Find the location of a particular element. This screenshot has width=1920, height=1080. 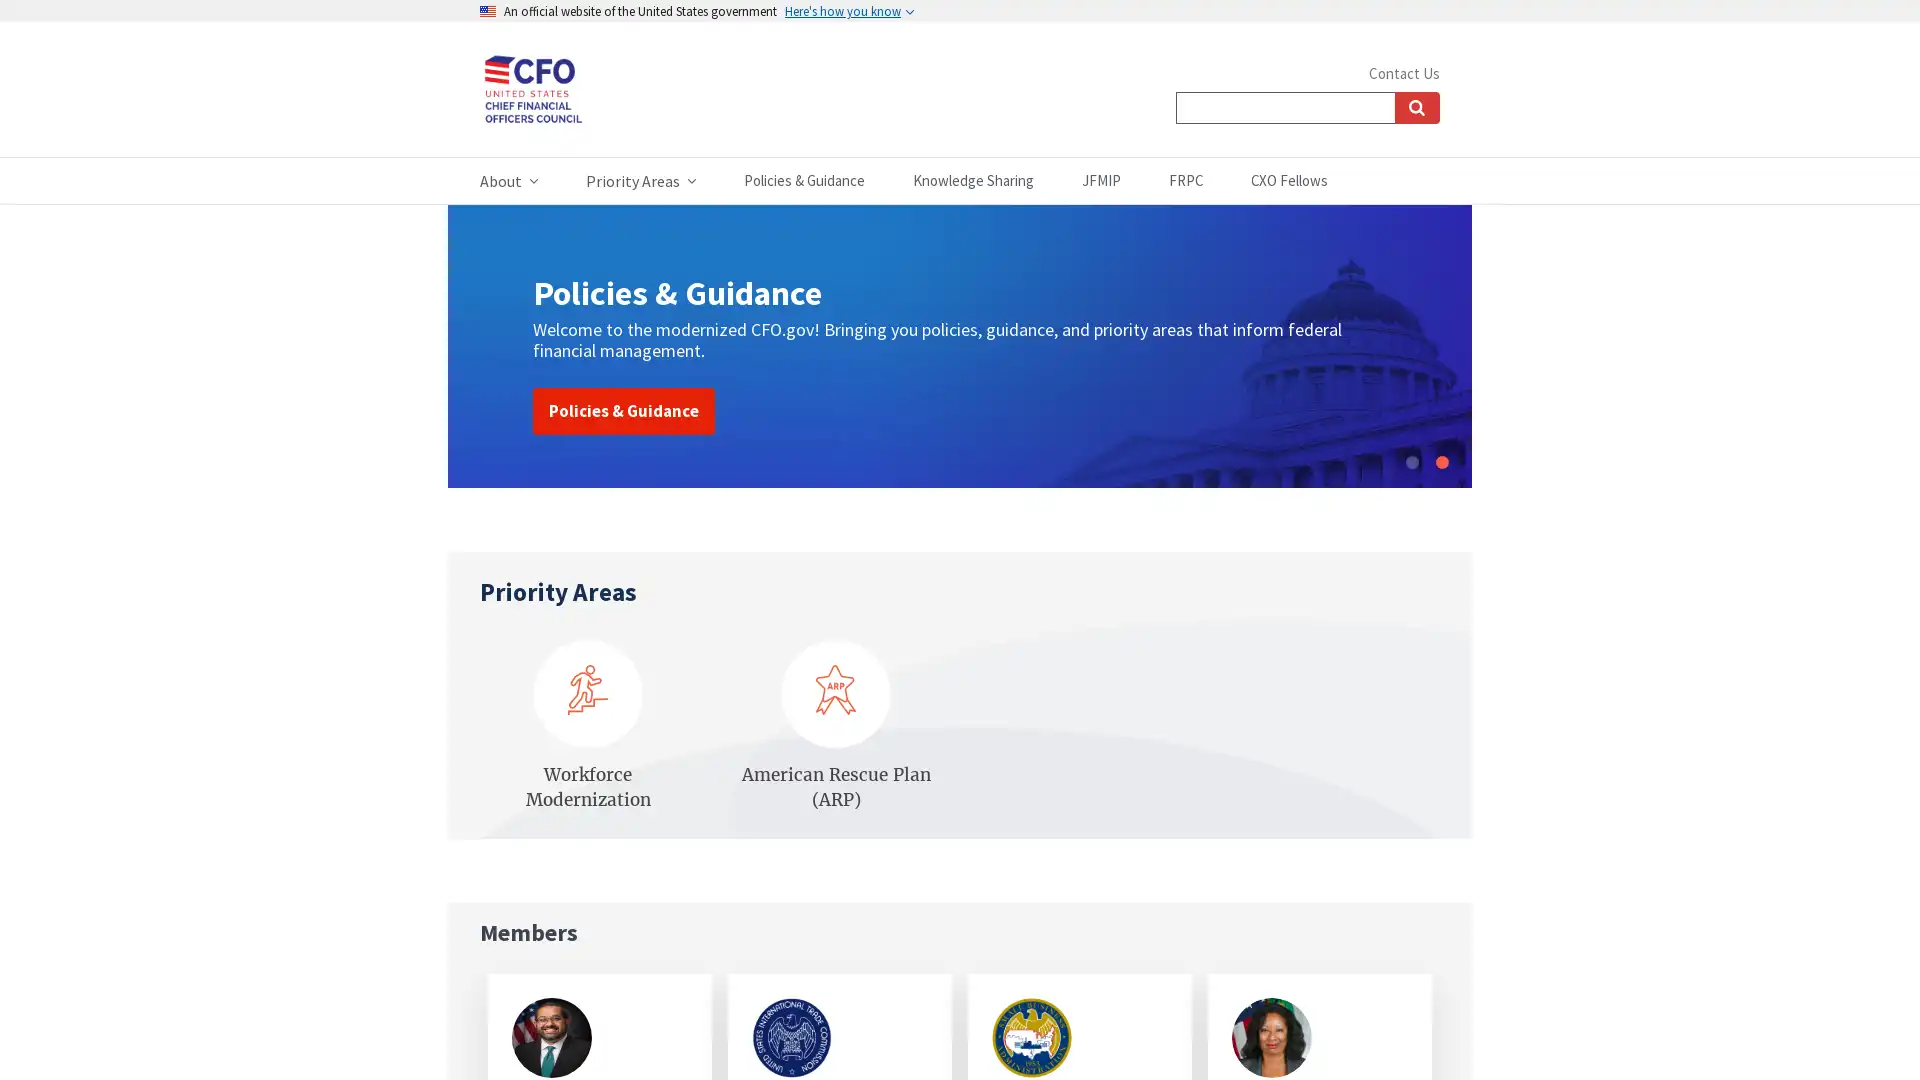

Slide: 2 is located at coordinates (1441, 462).